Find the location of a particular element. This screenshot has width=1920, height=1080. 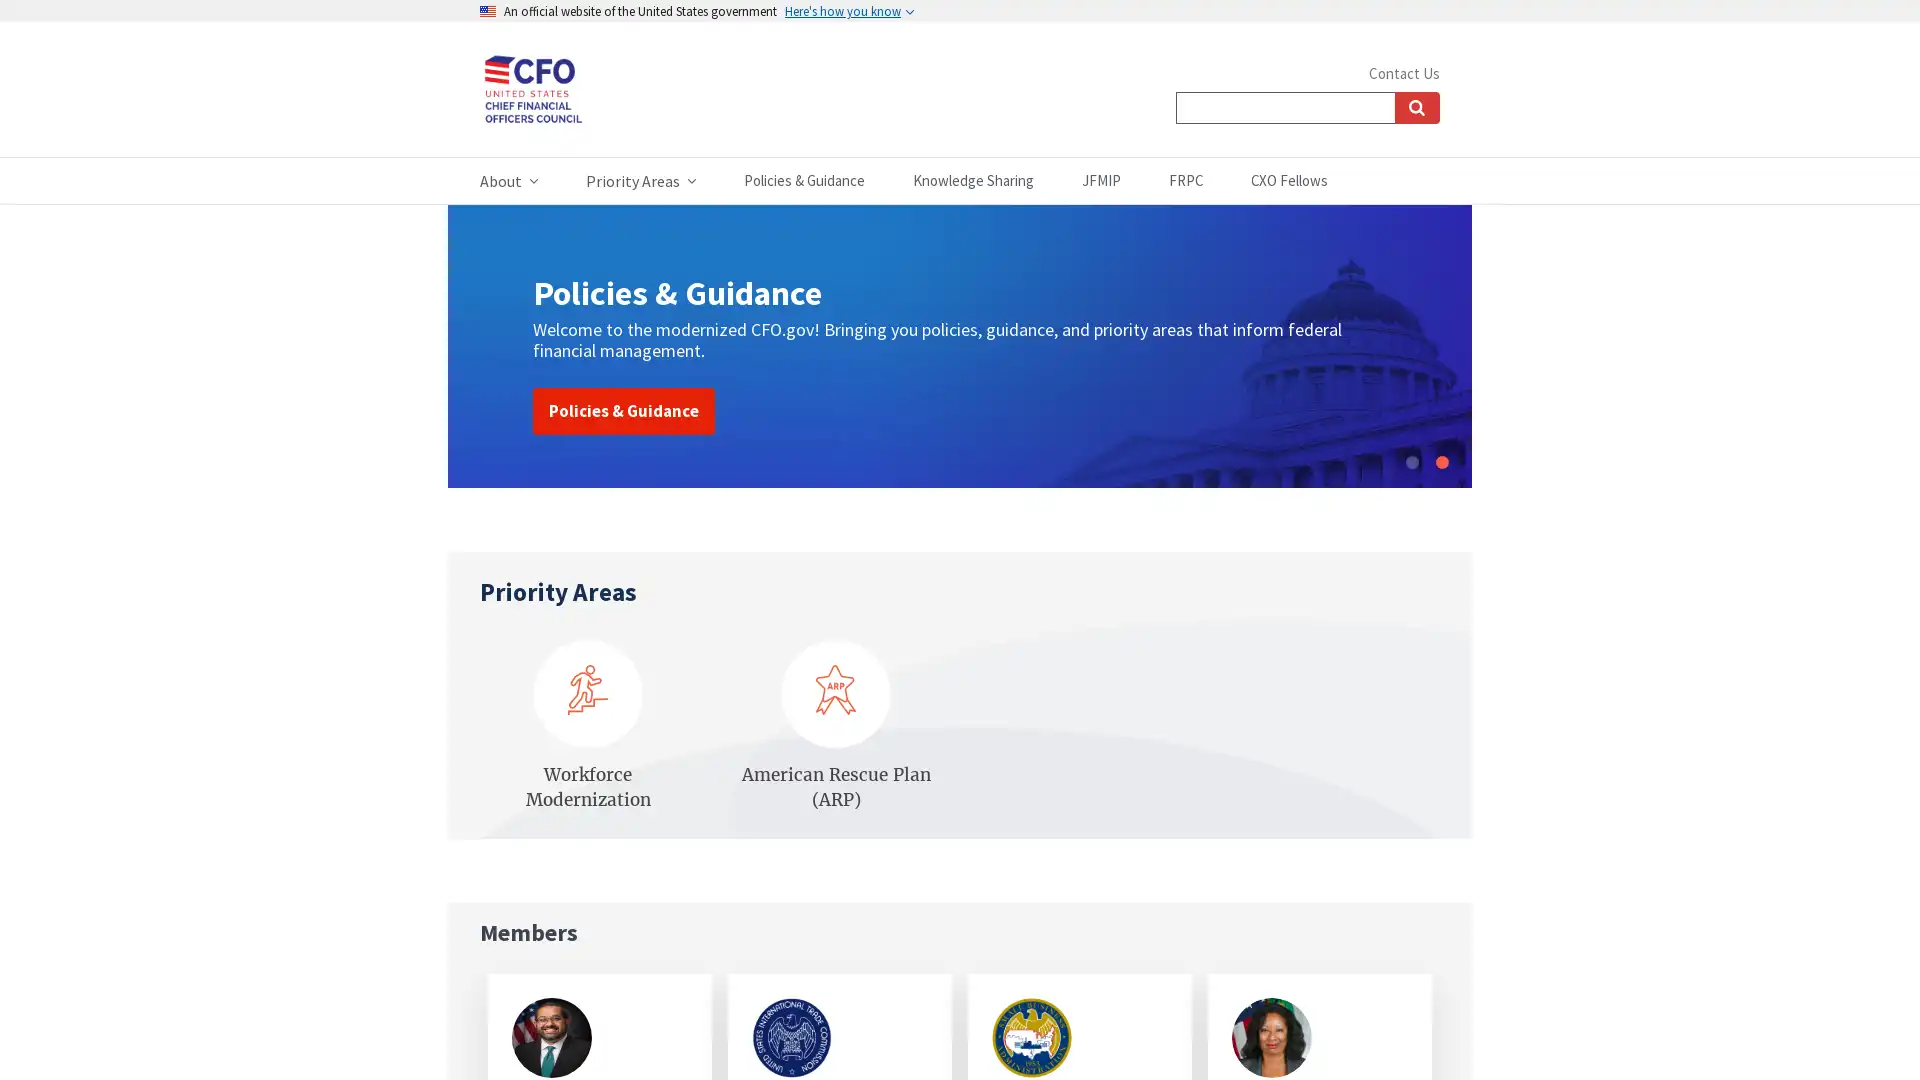

Slide: 2 is located at coordinates (1441, 462).